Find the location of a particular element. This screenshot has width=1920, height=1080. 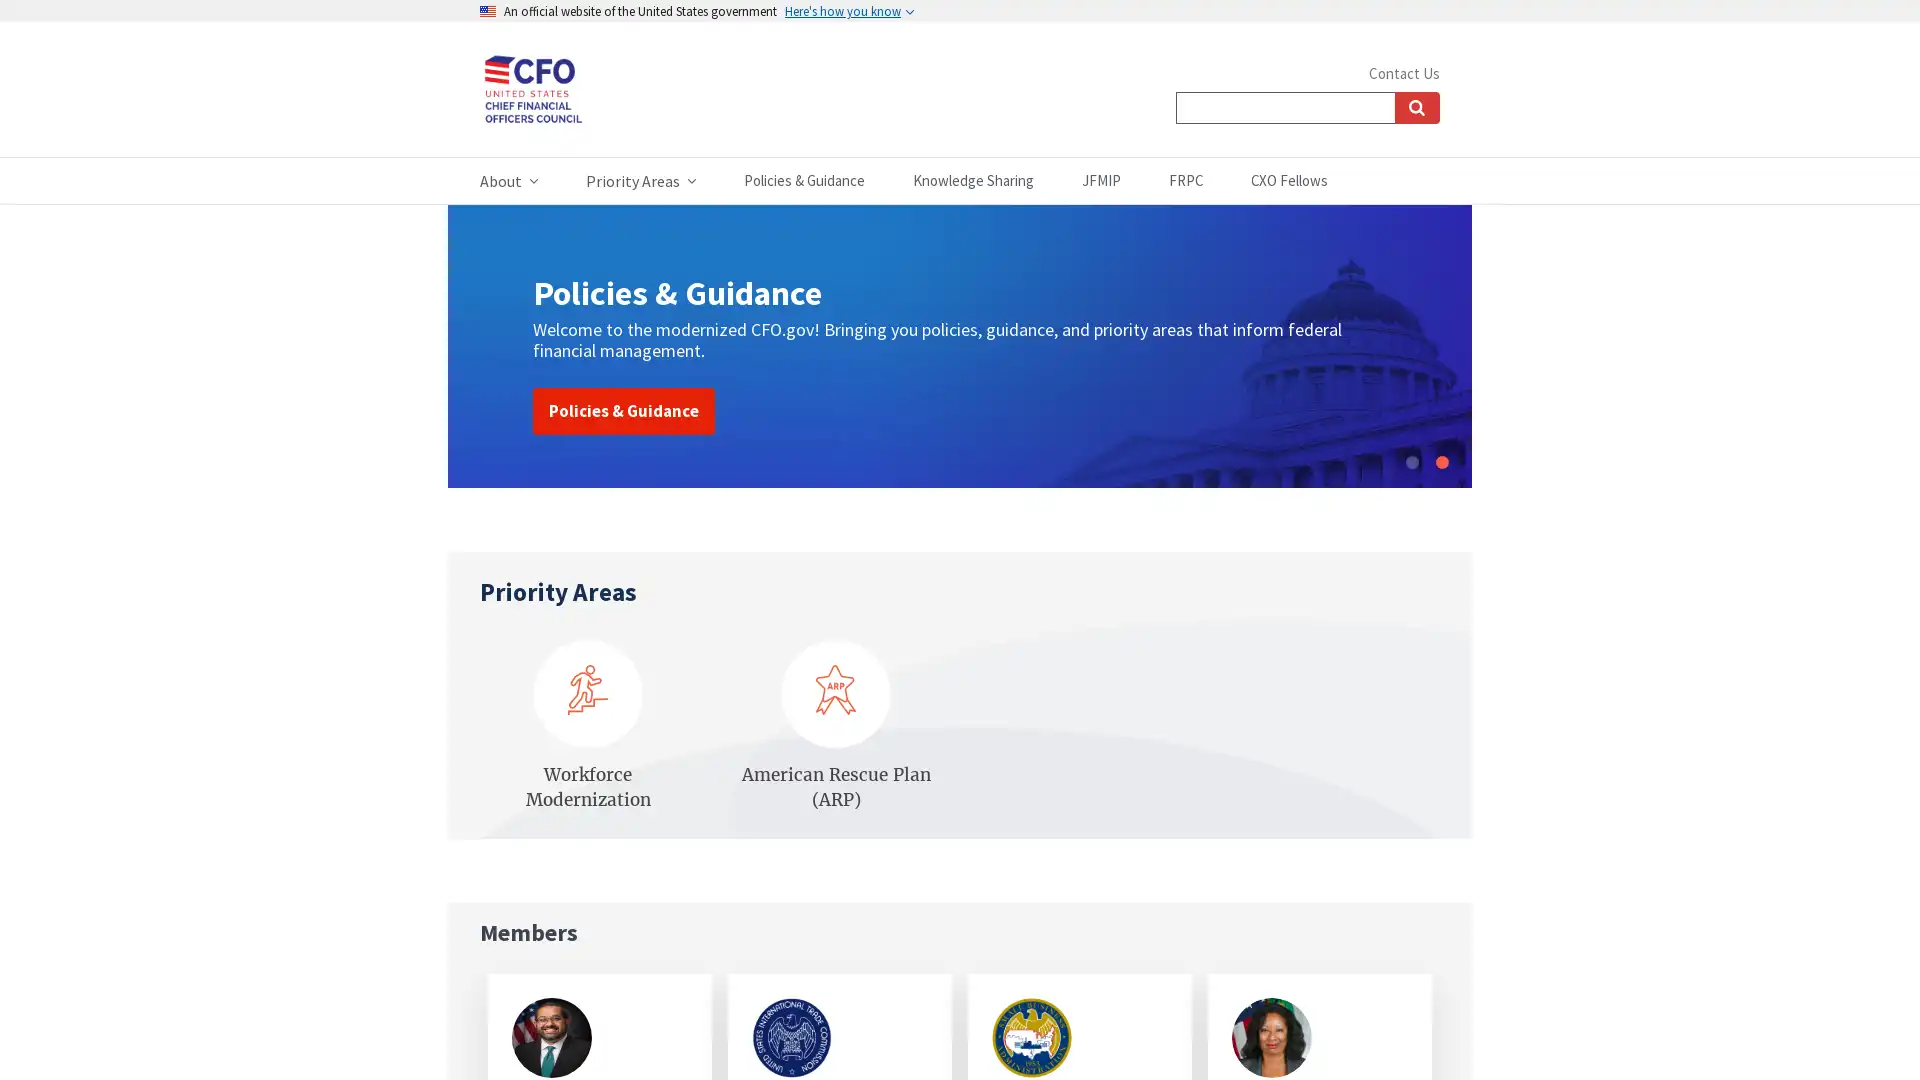

Slide: 2 is located at coordinates (1441, 462).